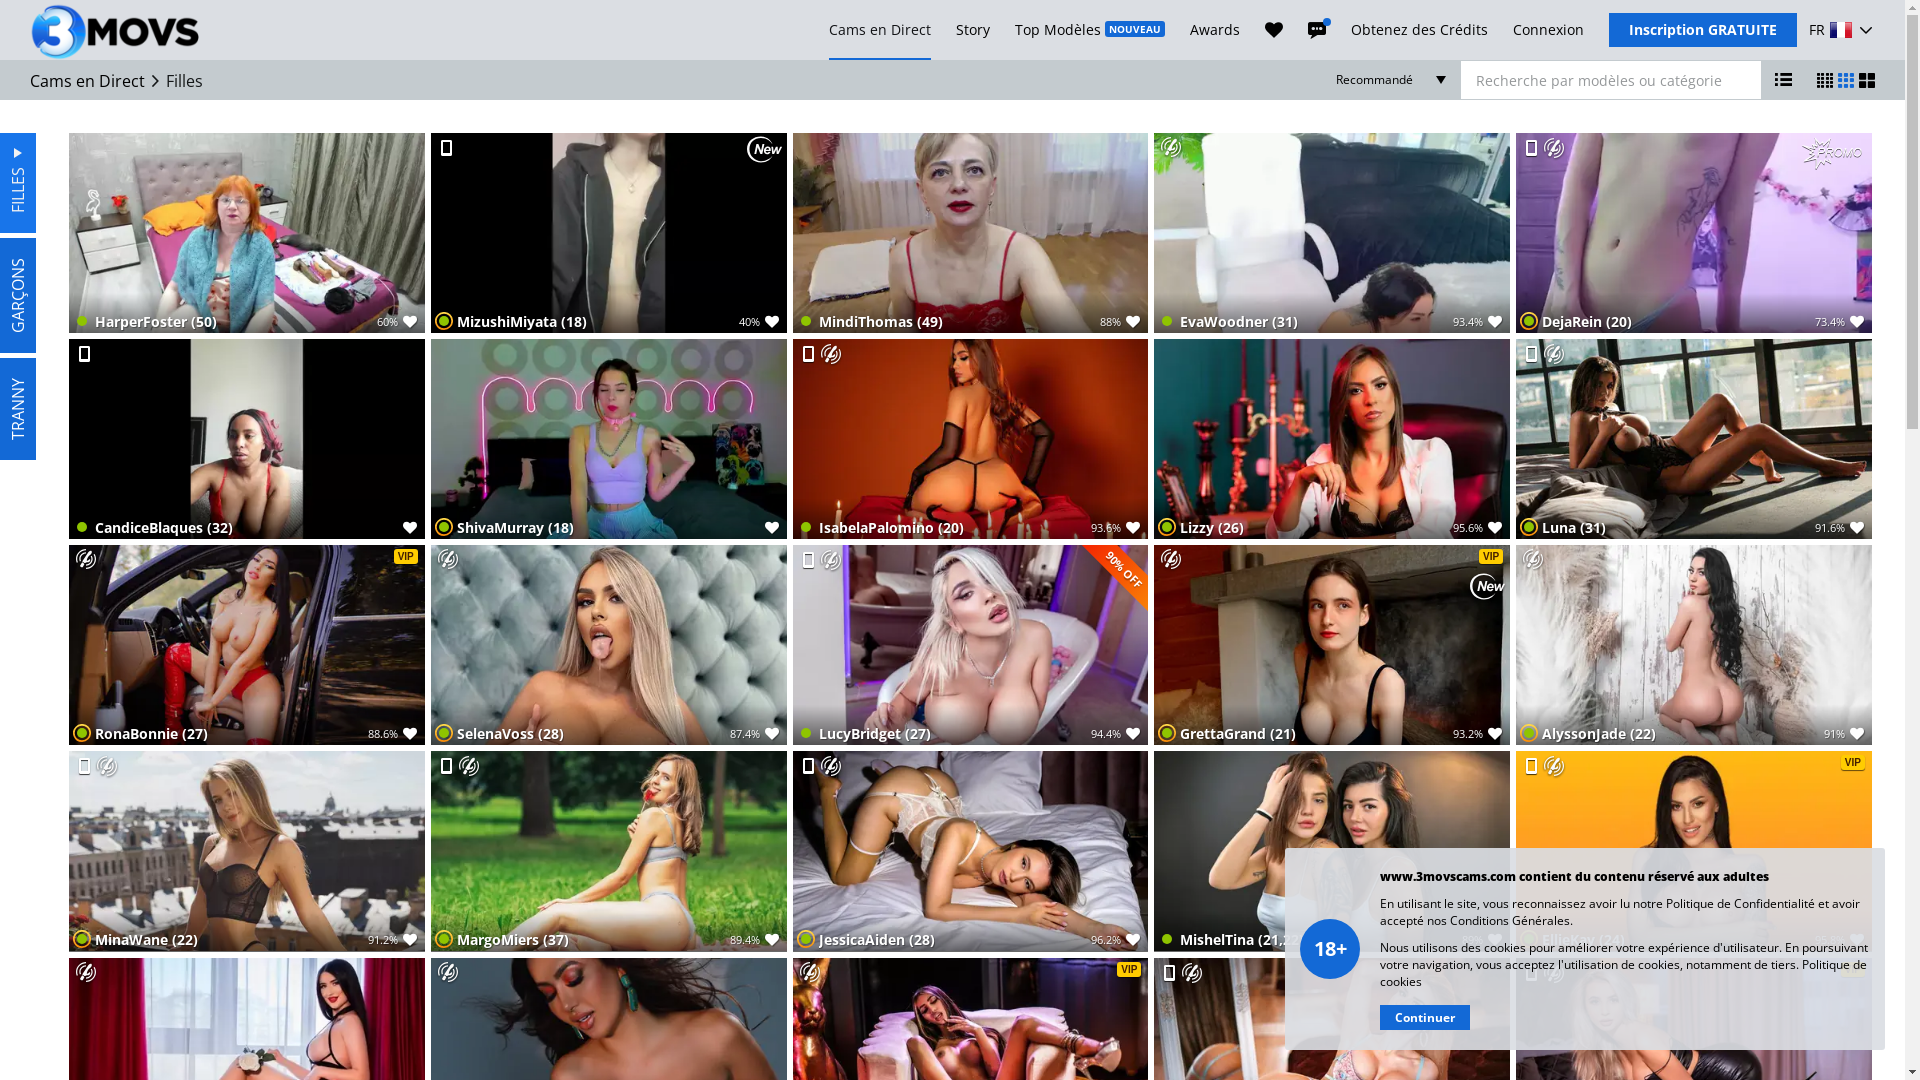 The width and height of the screenshot is (1920, 1080). Describe the element at coordinates (1332, 644) in the screenshot. I see `'VIP` at that location.